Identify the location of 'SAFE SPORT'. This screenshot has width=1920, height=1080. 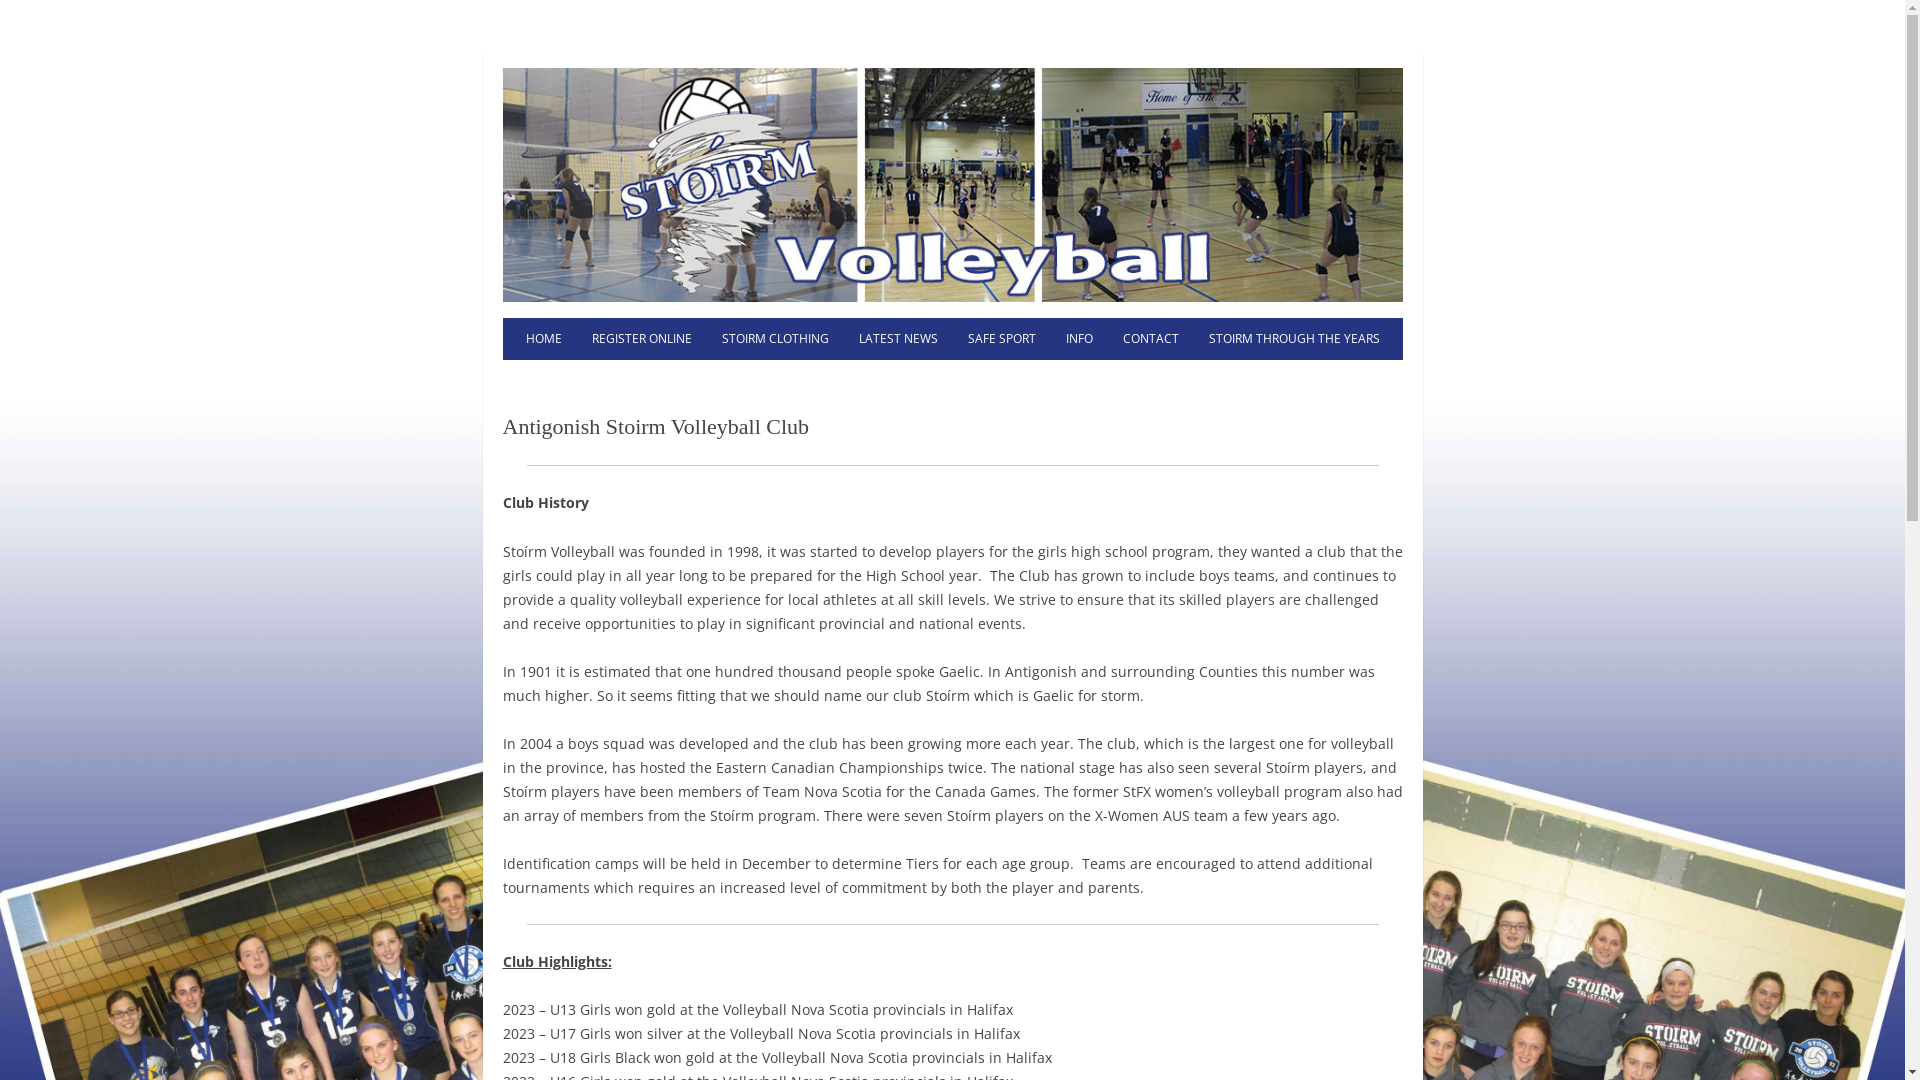
(1001, 338).